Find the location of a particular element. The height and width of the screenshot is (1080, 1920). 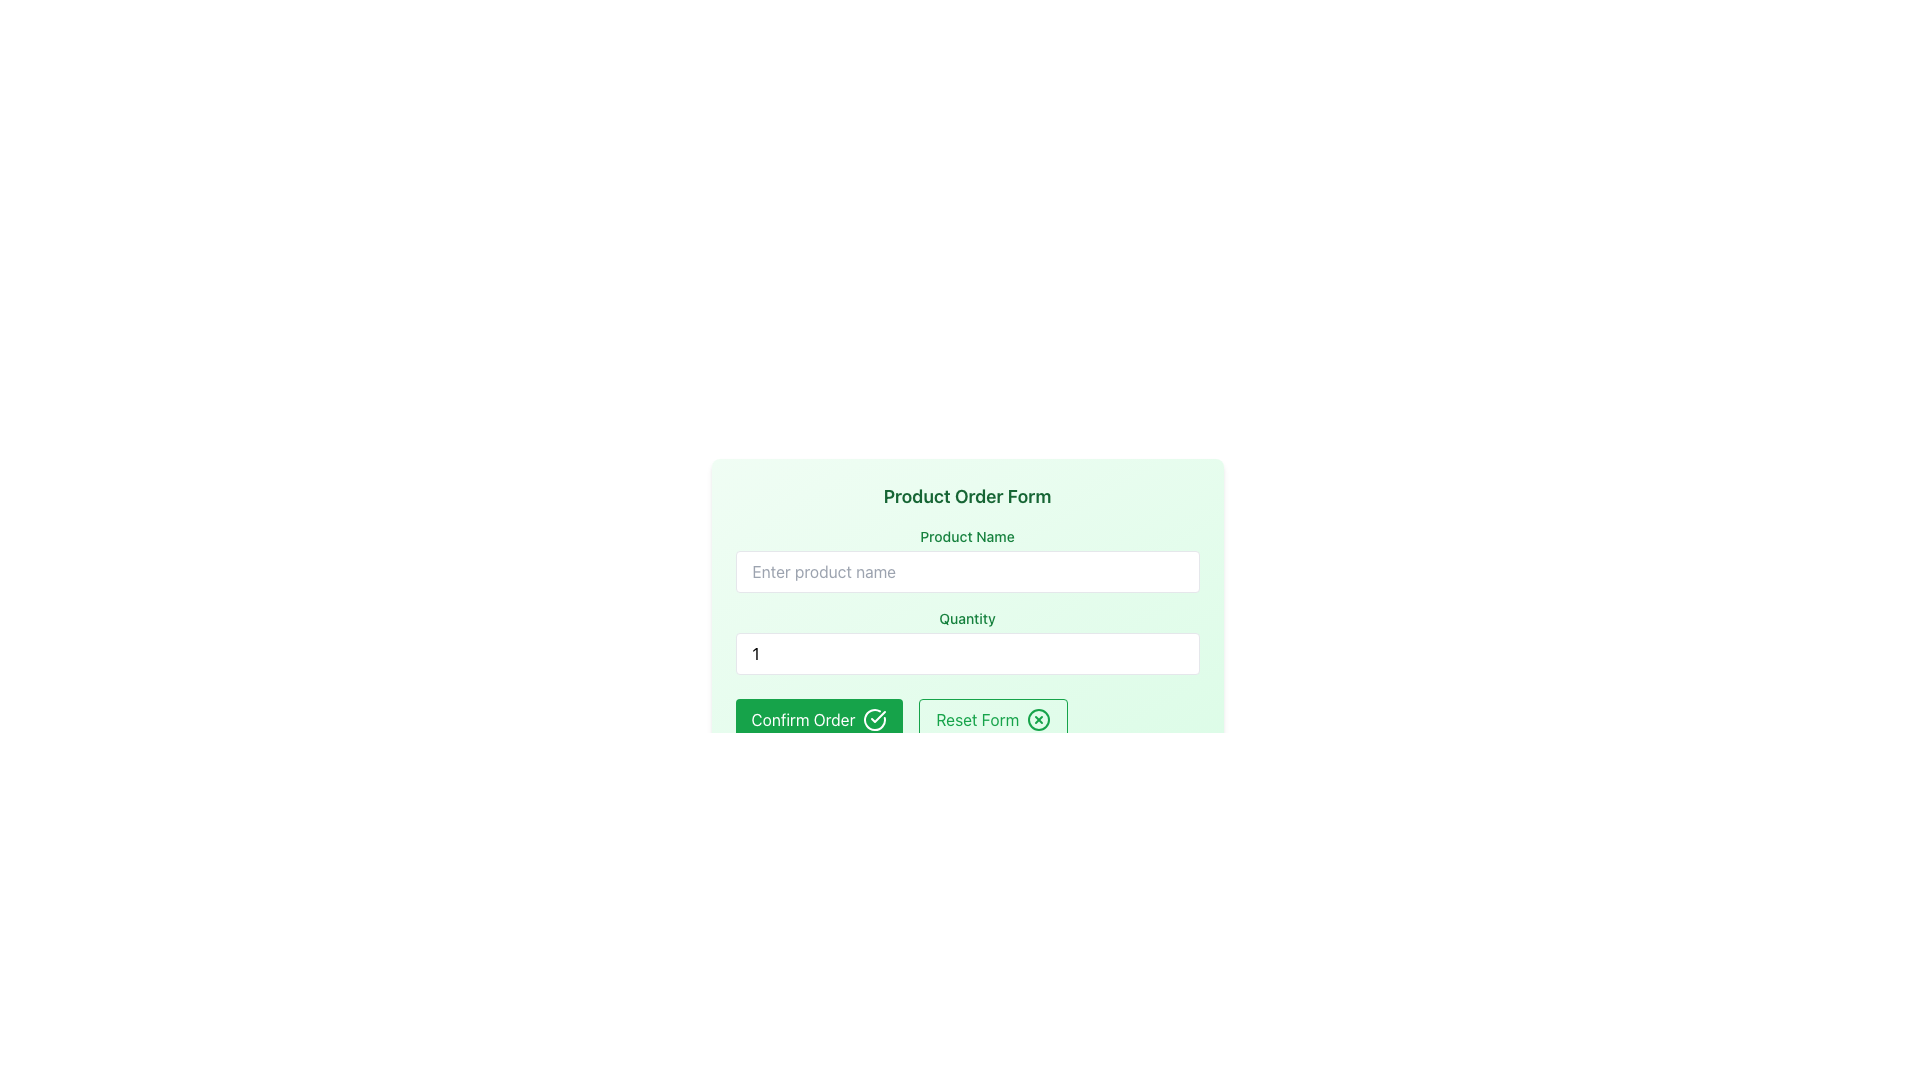

the 'Reset Form' button, which is a green button with an 'X' icon, positioned in the bottom center of the 'Product Order Form' layout is located at coordinates (993, 720).